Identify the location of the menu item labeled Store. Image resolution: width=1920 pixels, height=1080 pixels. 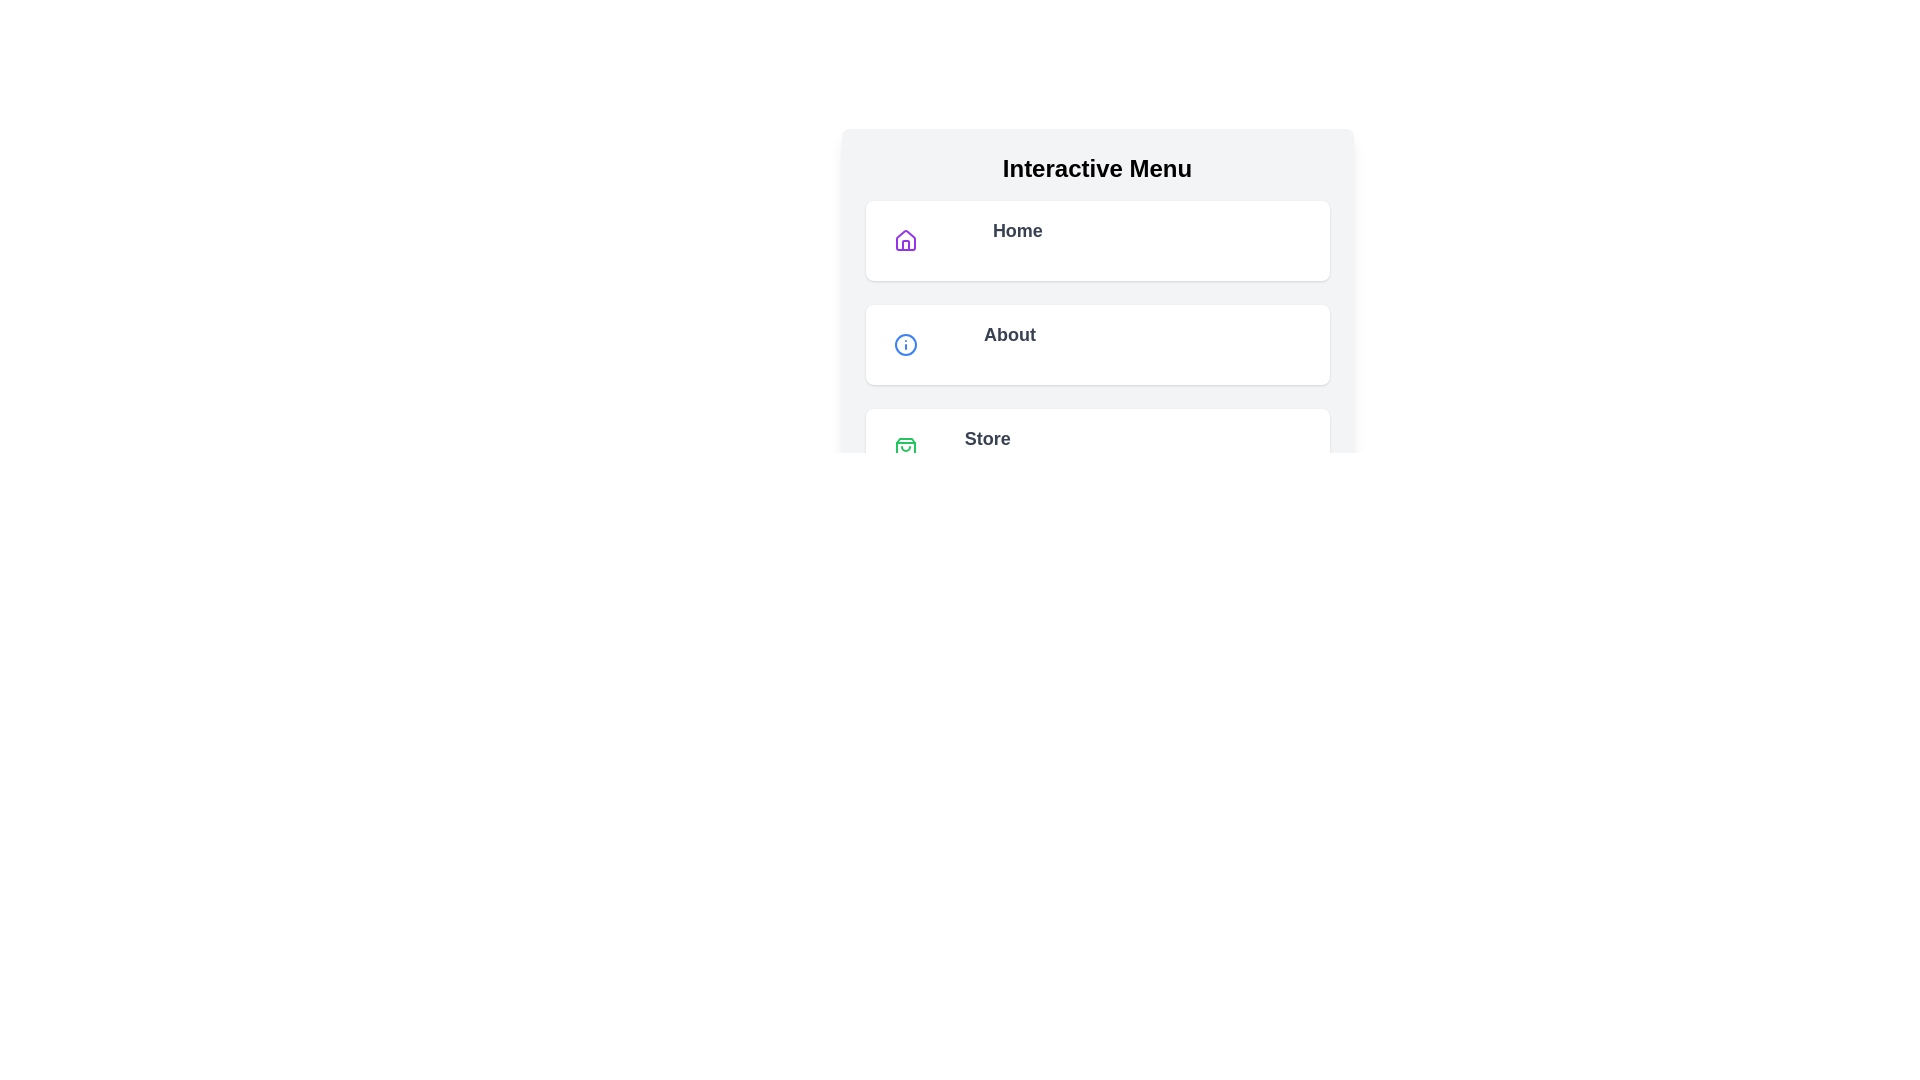
(1096, 447).